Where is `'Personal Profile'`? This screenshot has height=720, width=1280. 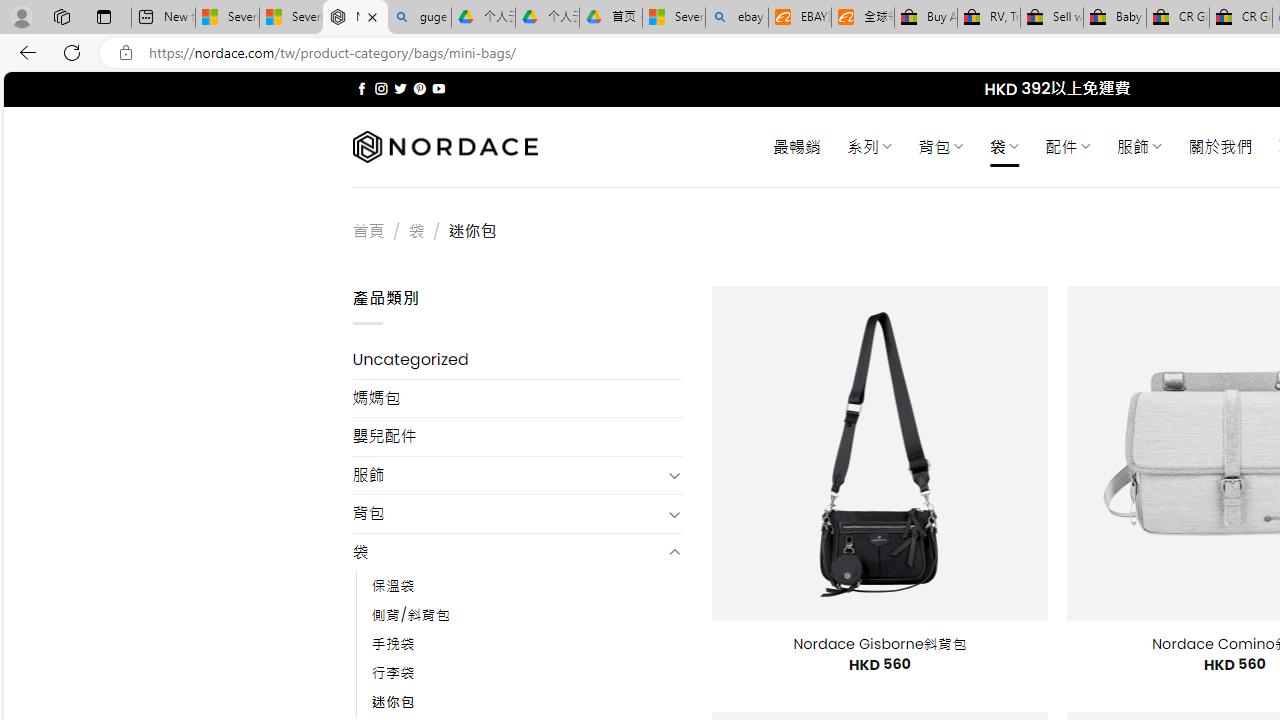 'Personal Profile' is located at coordinates (21, 16).